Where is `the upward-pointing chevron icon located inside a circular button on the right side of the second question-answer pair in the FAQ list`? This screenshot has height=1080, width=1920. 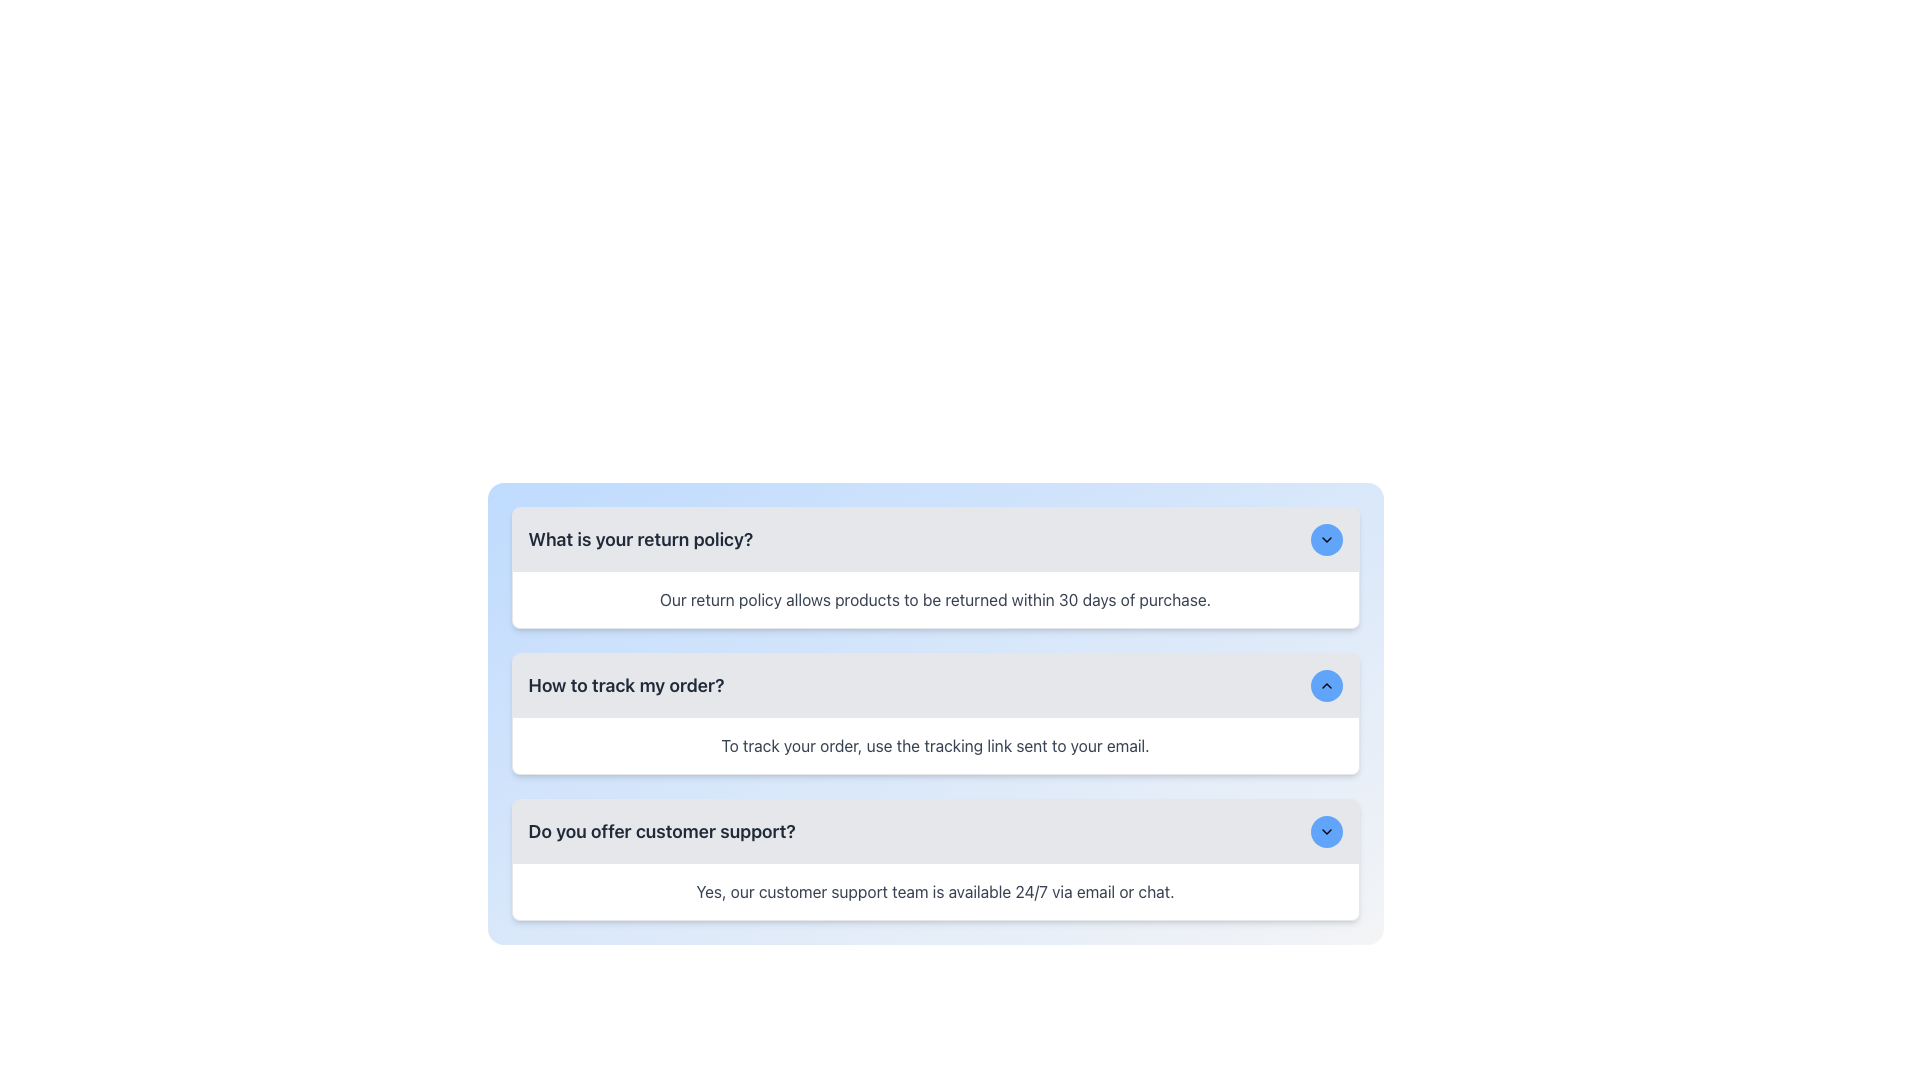 the upward-pointing chevron icon located inside a circular button on the right side of the second question-answer pair in the FAQ list is located at coordinates (1326, 685).